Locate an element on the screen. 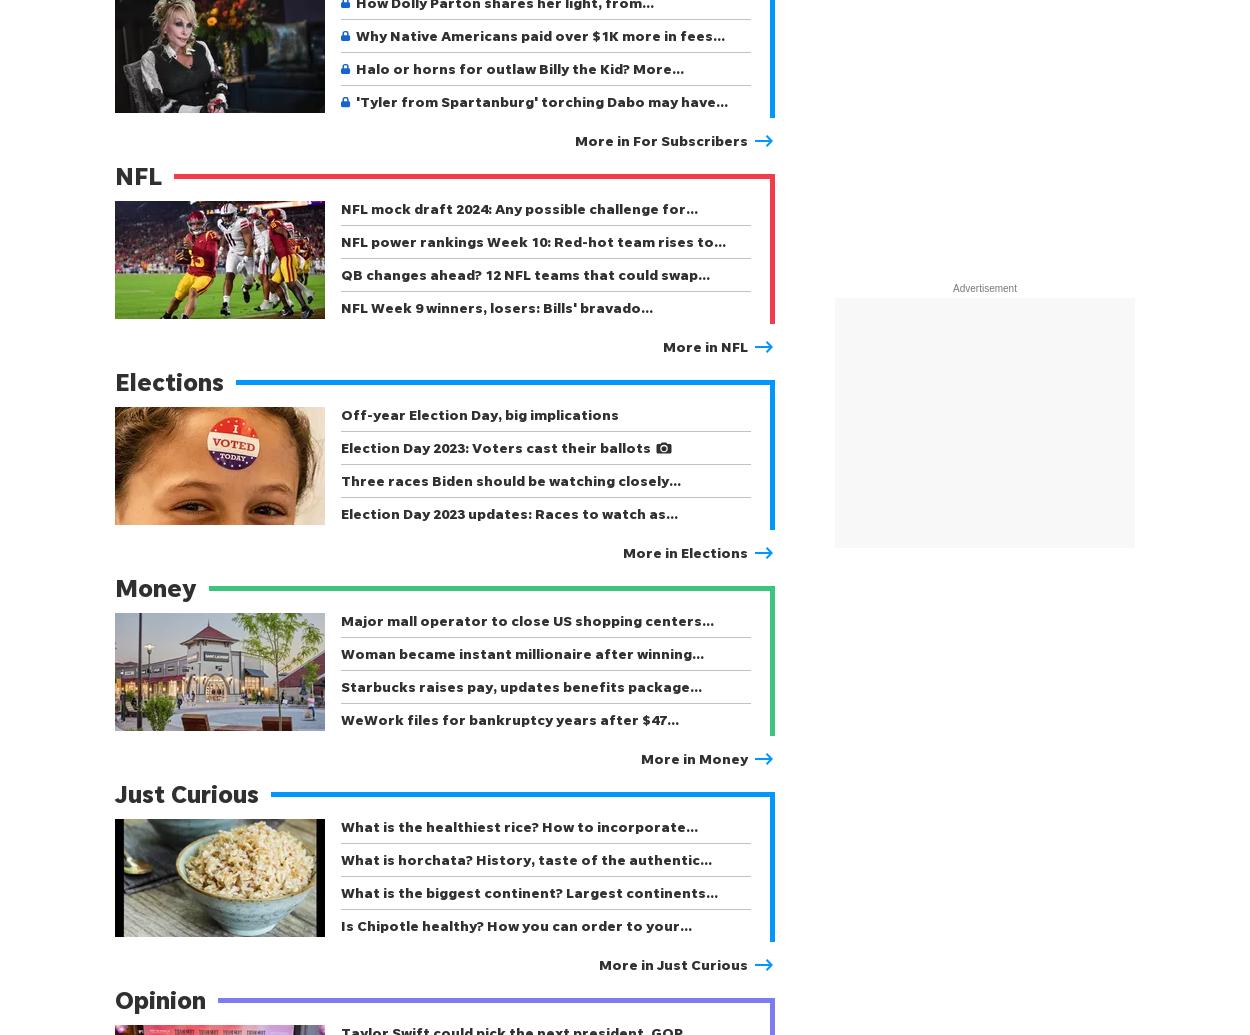 This screenshot has height=1035, width=1250. 'What is the healthiest rice? How to incorporate…' is located at coordinates (340, 825).